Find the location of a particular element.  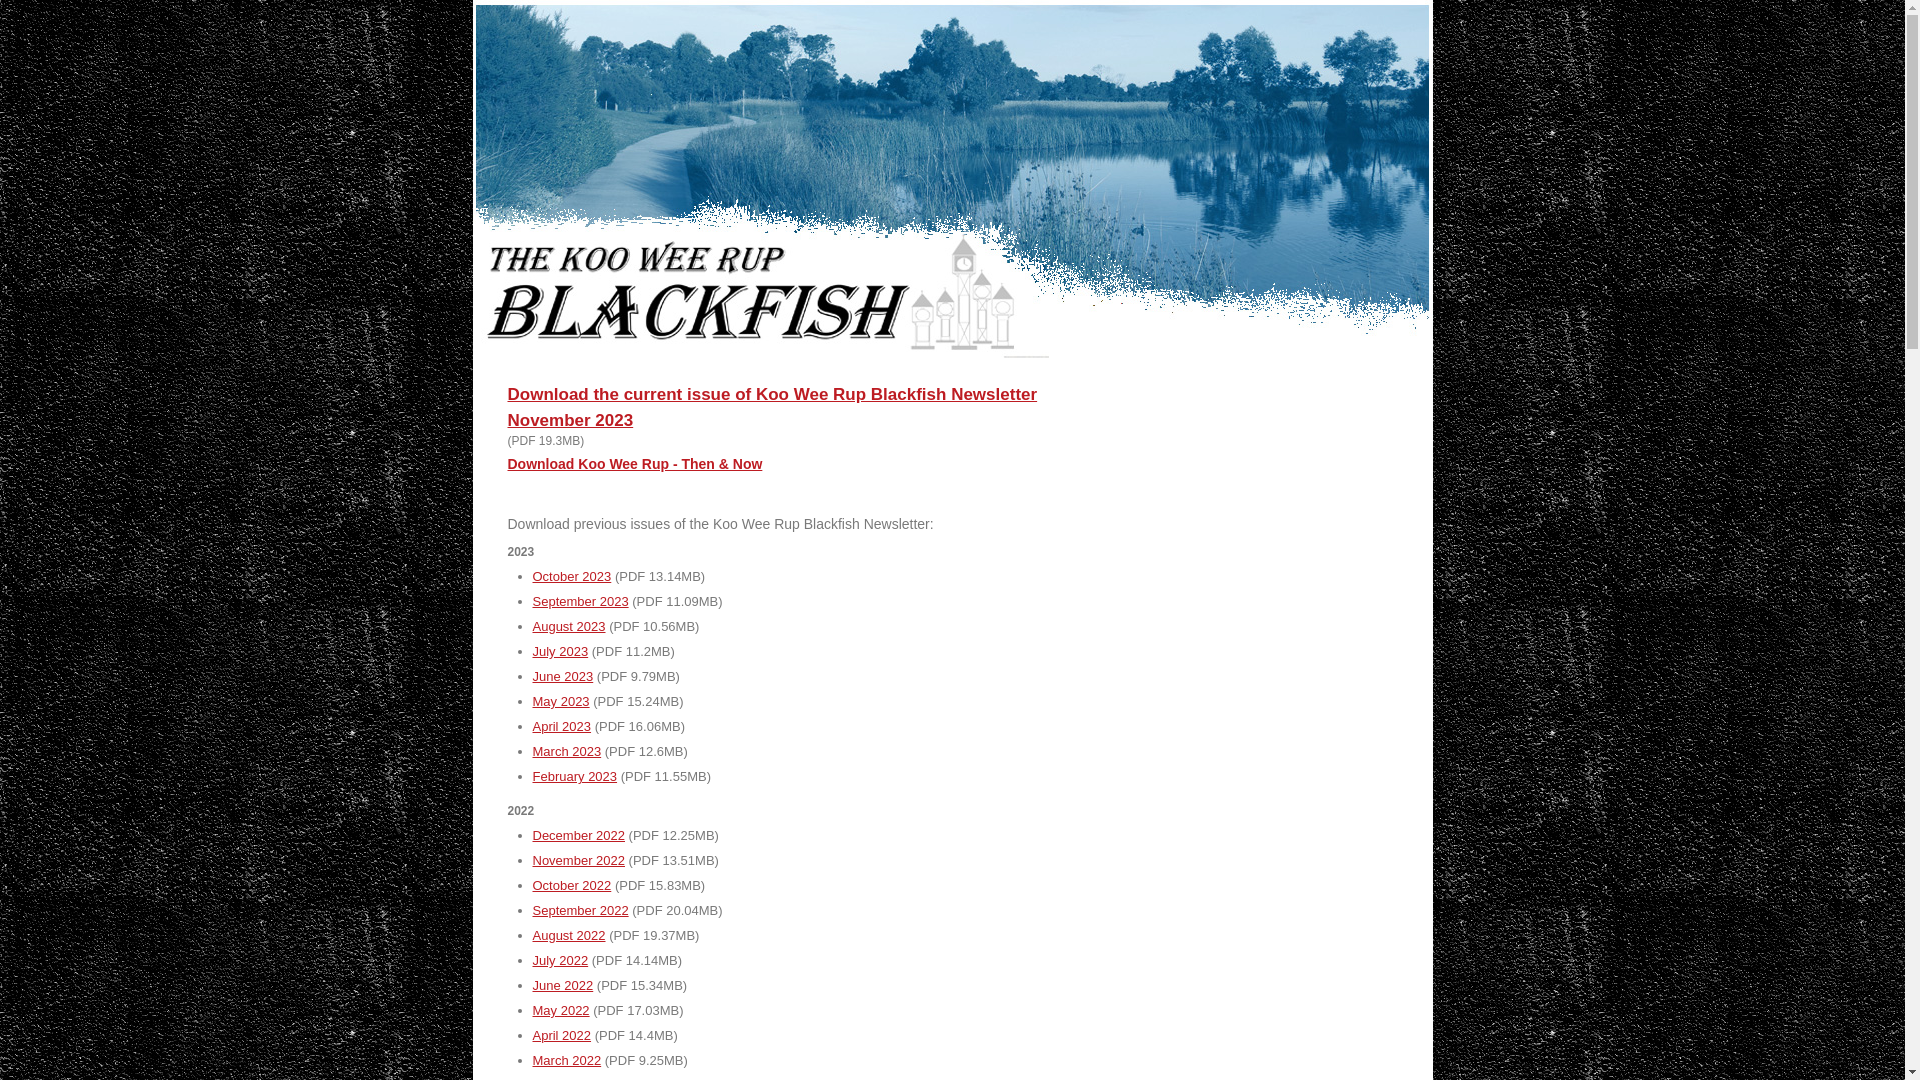

'August 2022' is located at coordinates (567, 935).